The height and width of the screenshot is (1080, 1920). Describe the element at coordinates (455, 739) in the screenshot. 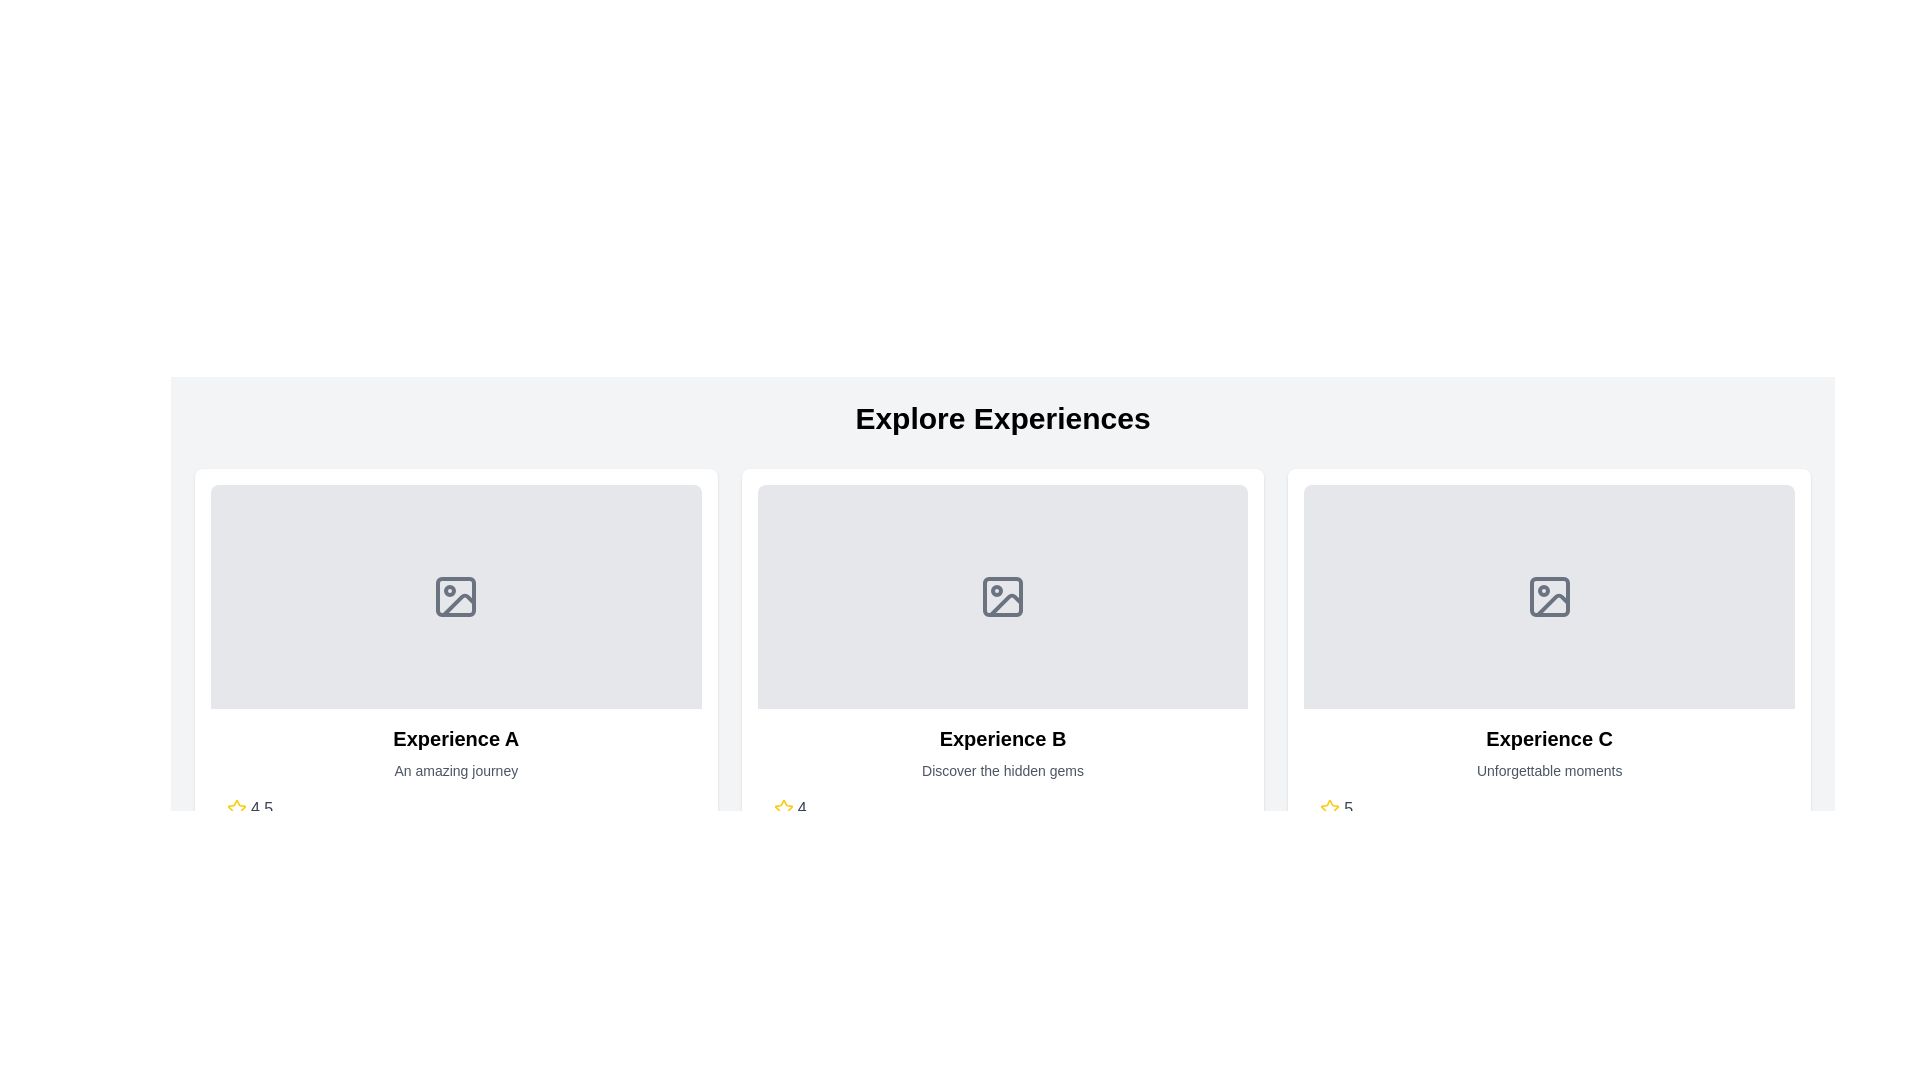

I see `text from the title label located at the center of the bottom section of the leftmost card, which serves as the heading for the content presented` at that location.